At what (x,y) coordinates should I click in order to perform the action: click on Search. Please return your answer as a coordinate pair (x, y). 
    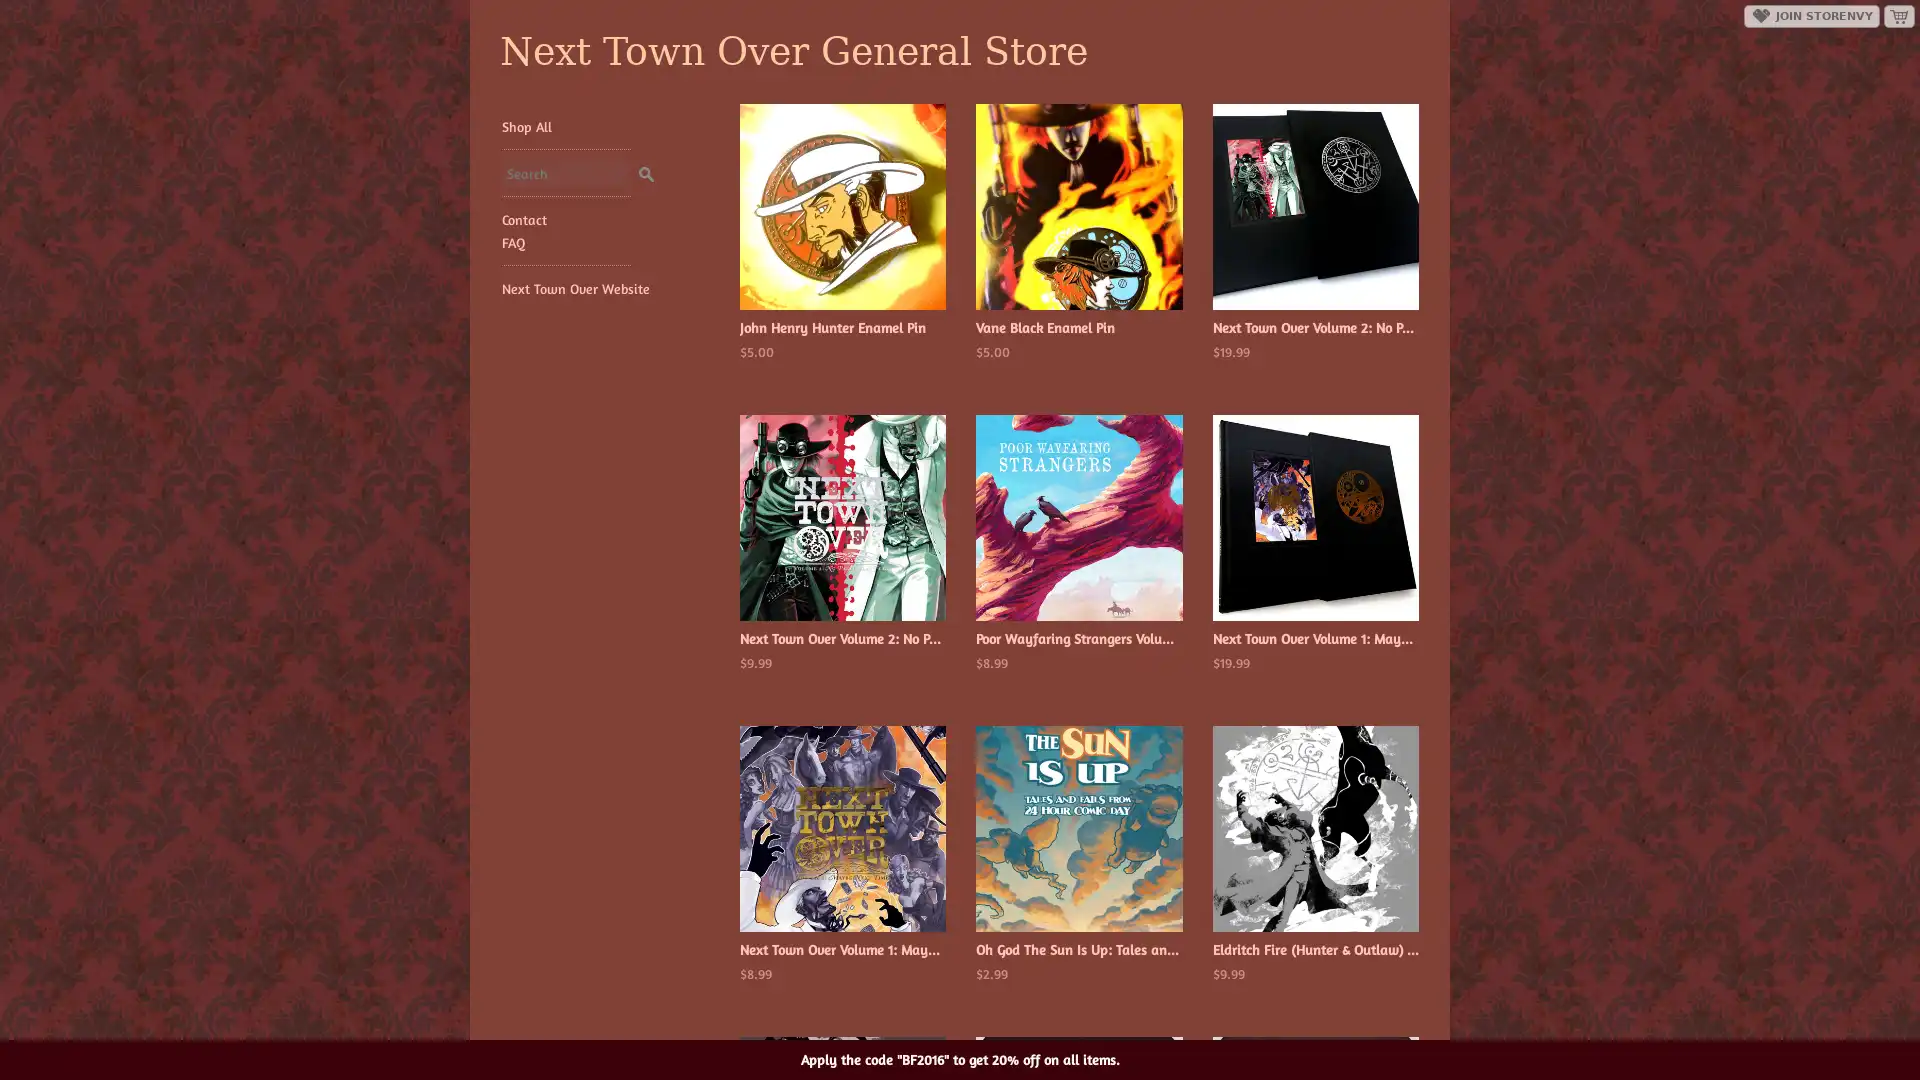
    Looking at the image, I should click on (645, 169).